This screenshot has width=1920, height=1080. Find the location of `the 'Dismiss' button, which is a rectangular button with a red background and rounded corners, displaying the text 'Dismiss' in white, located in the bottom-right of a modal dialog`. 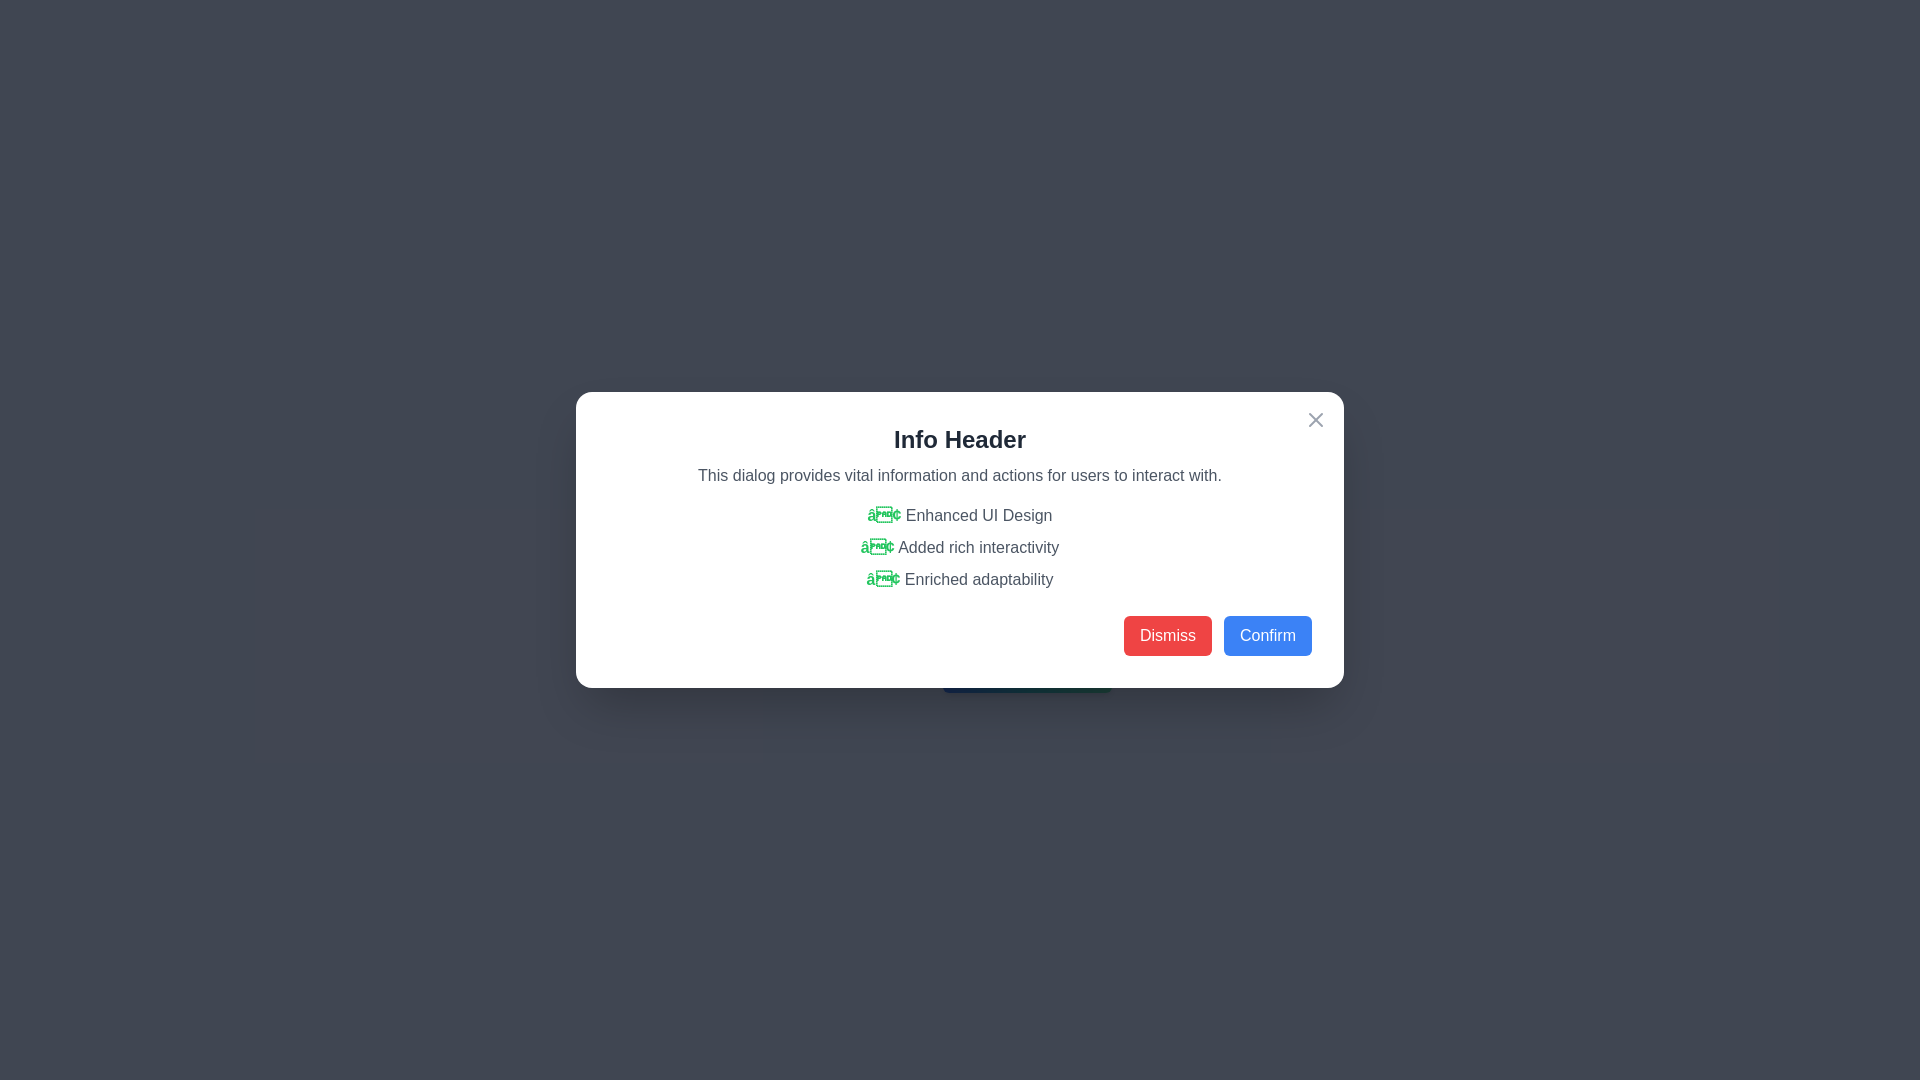

the 'Dismiss' button, which is a rectangular button with a red background and rounded corners, displaying the text 'Dismiss' in white, located in the bottom-right of a modal dialog is located at coordinates (1167, 636).